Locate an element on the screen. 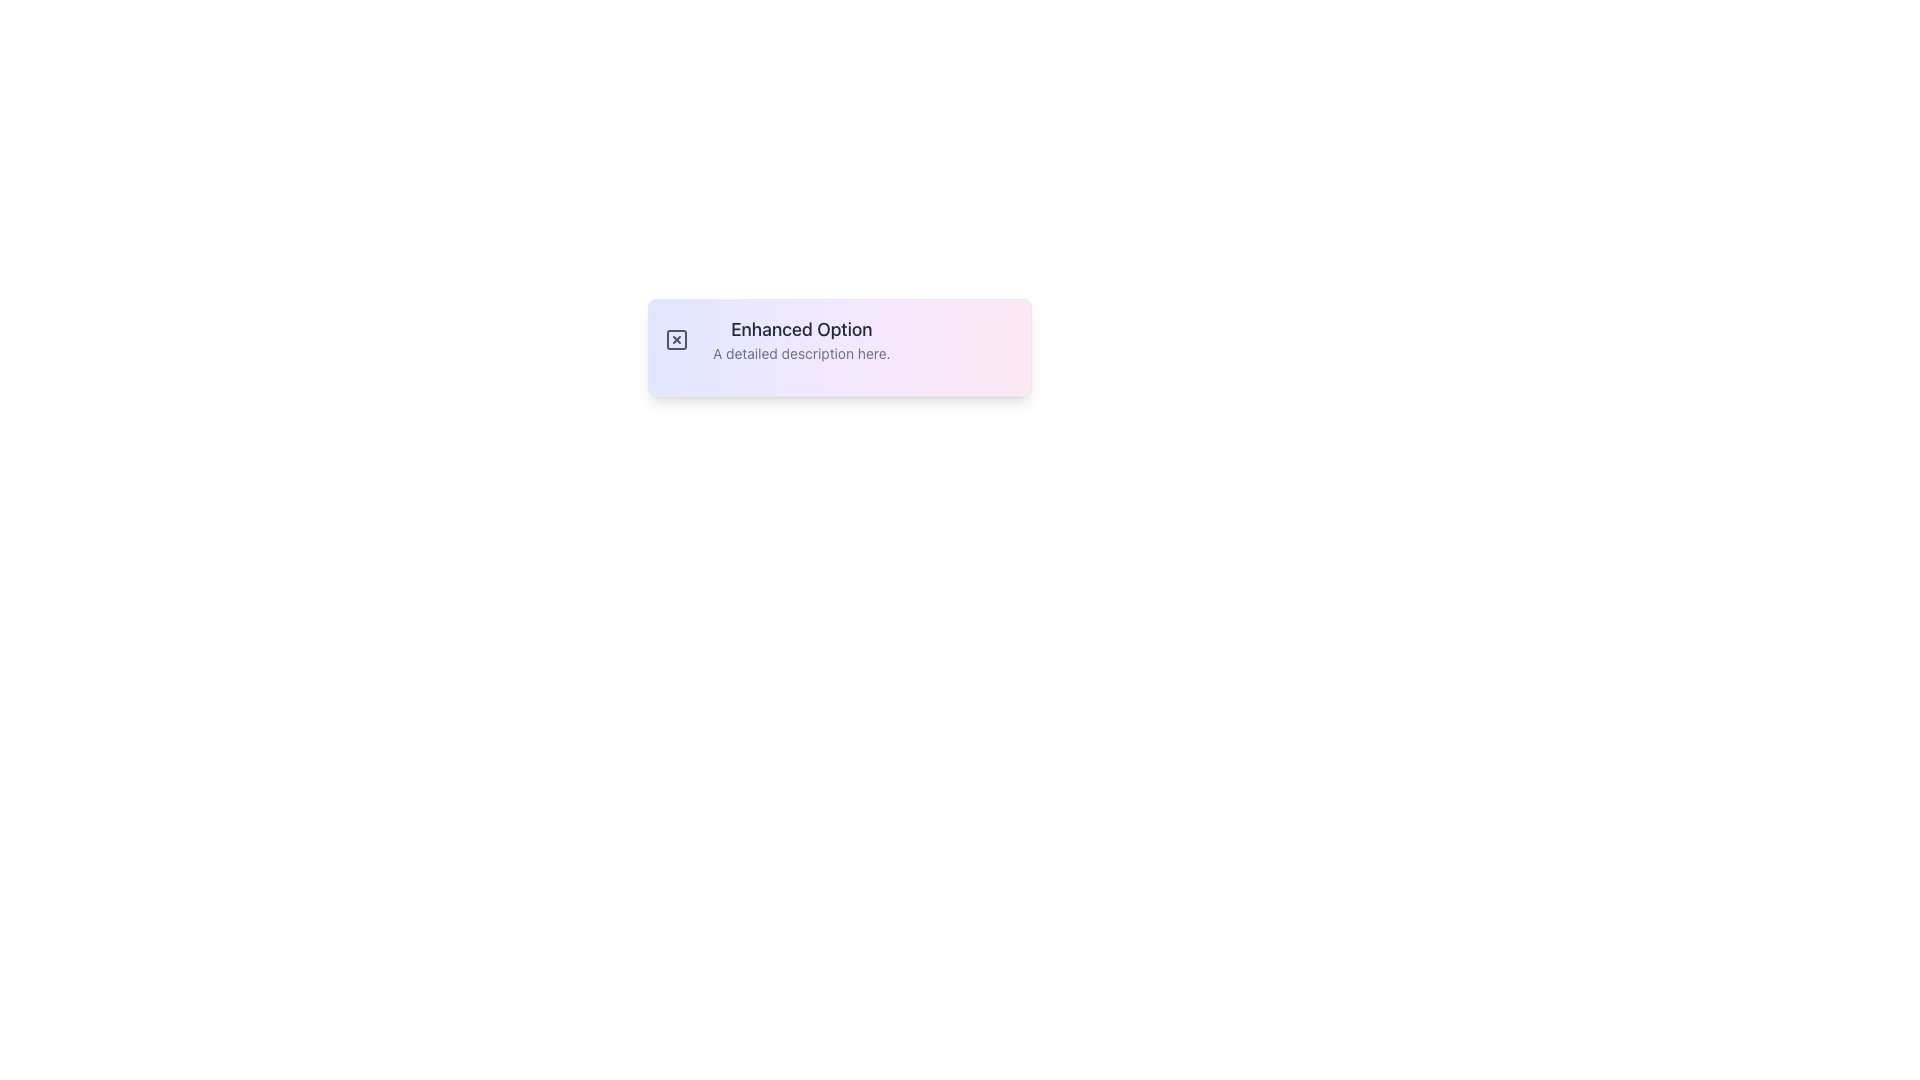 The width and height of the screenshot is (1920, 1080). the text 'A detailed description here.' which is styled in a small, slightly greyed-out font and positioned below the header 'Enhanced Option' for copying is located at coordinates (801, 353).